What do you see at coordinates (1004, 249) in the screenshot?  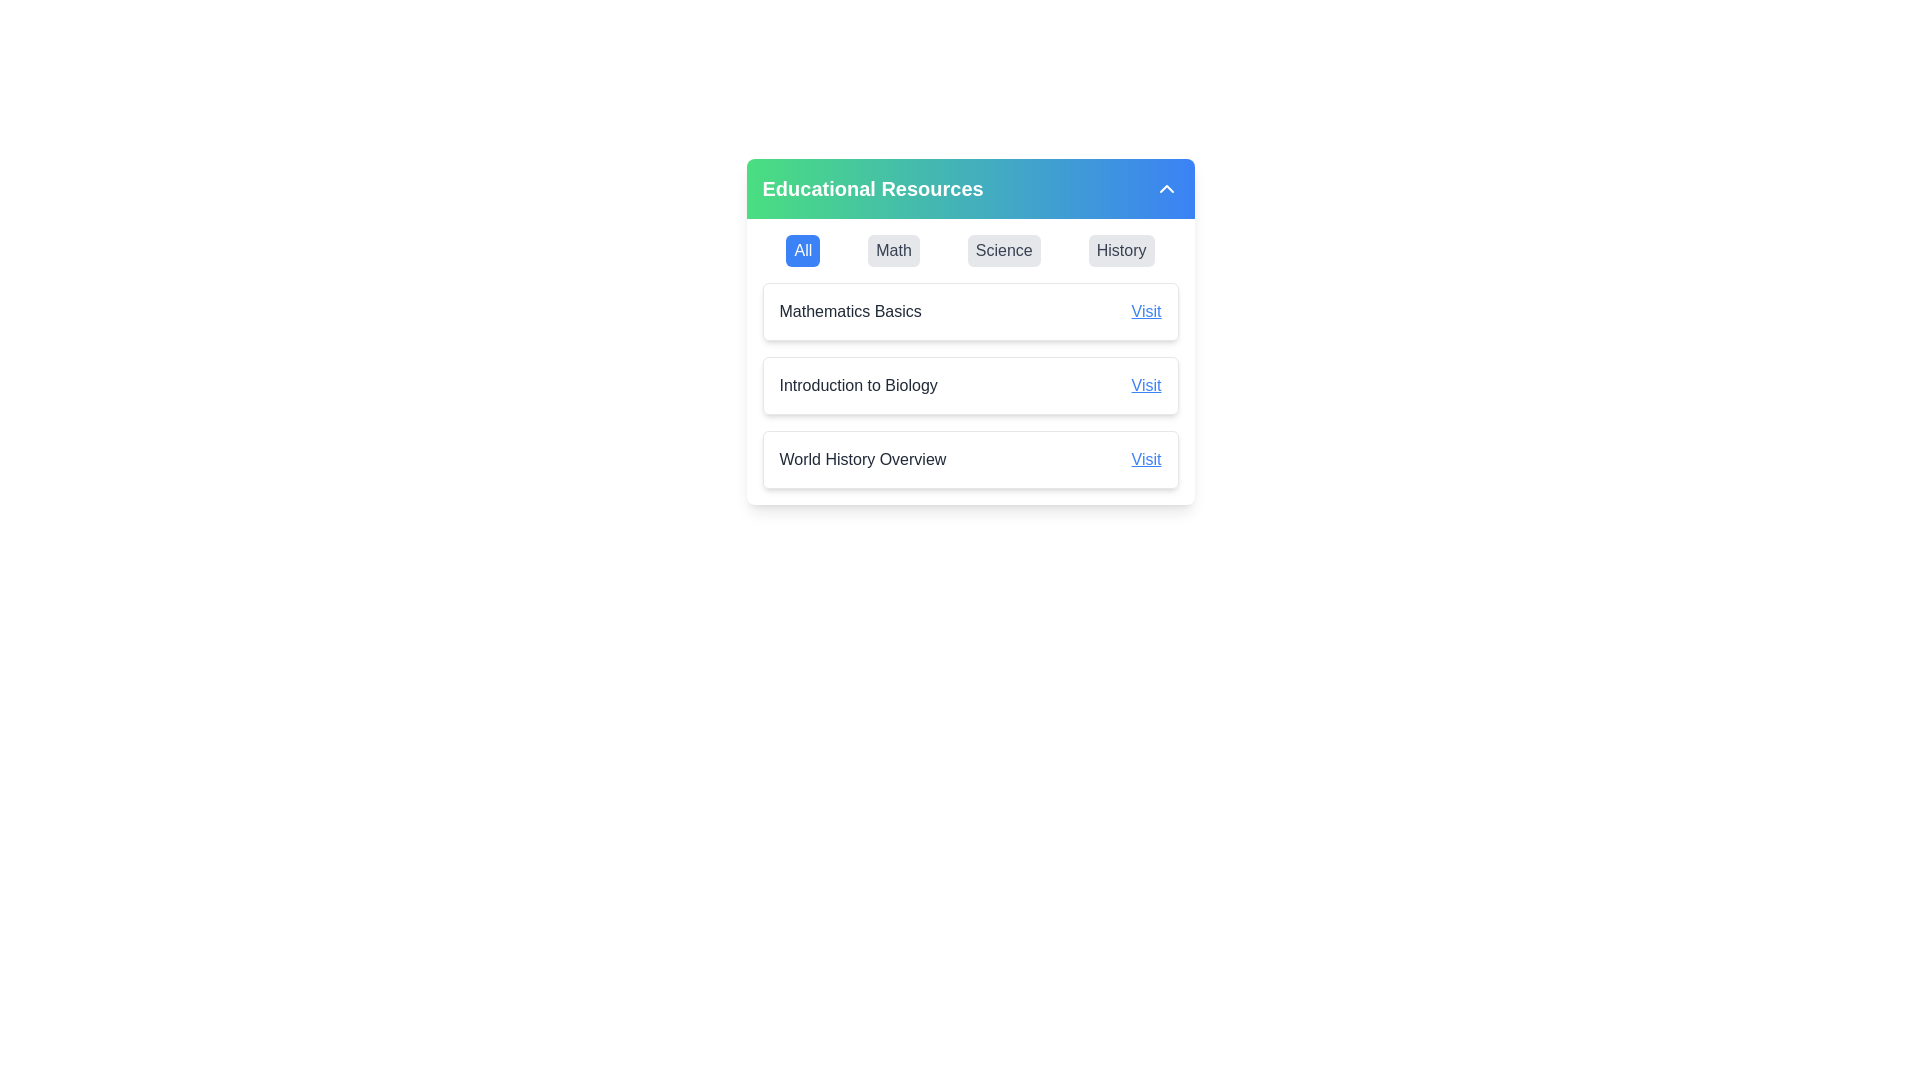 I see `the 'Science' category selector button located beneath the 'Educational Resources' title` at bounding box center [1004, 249].